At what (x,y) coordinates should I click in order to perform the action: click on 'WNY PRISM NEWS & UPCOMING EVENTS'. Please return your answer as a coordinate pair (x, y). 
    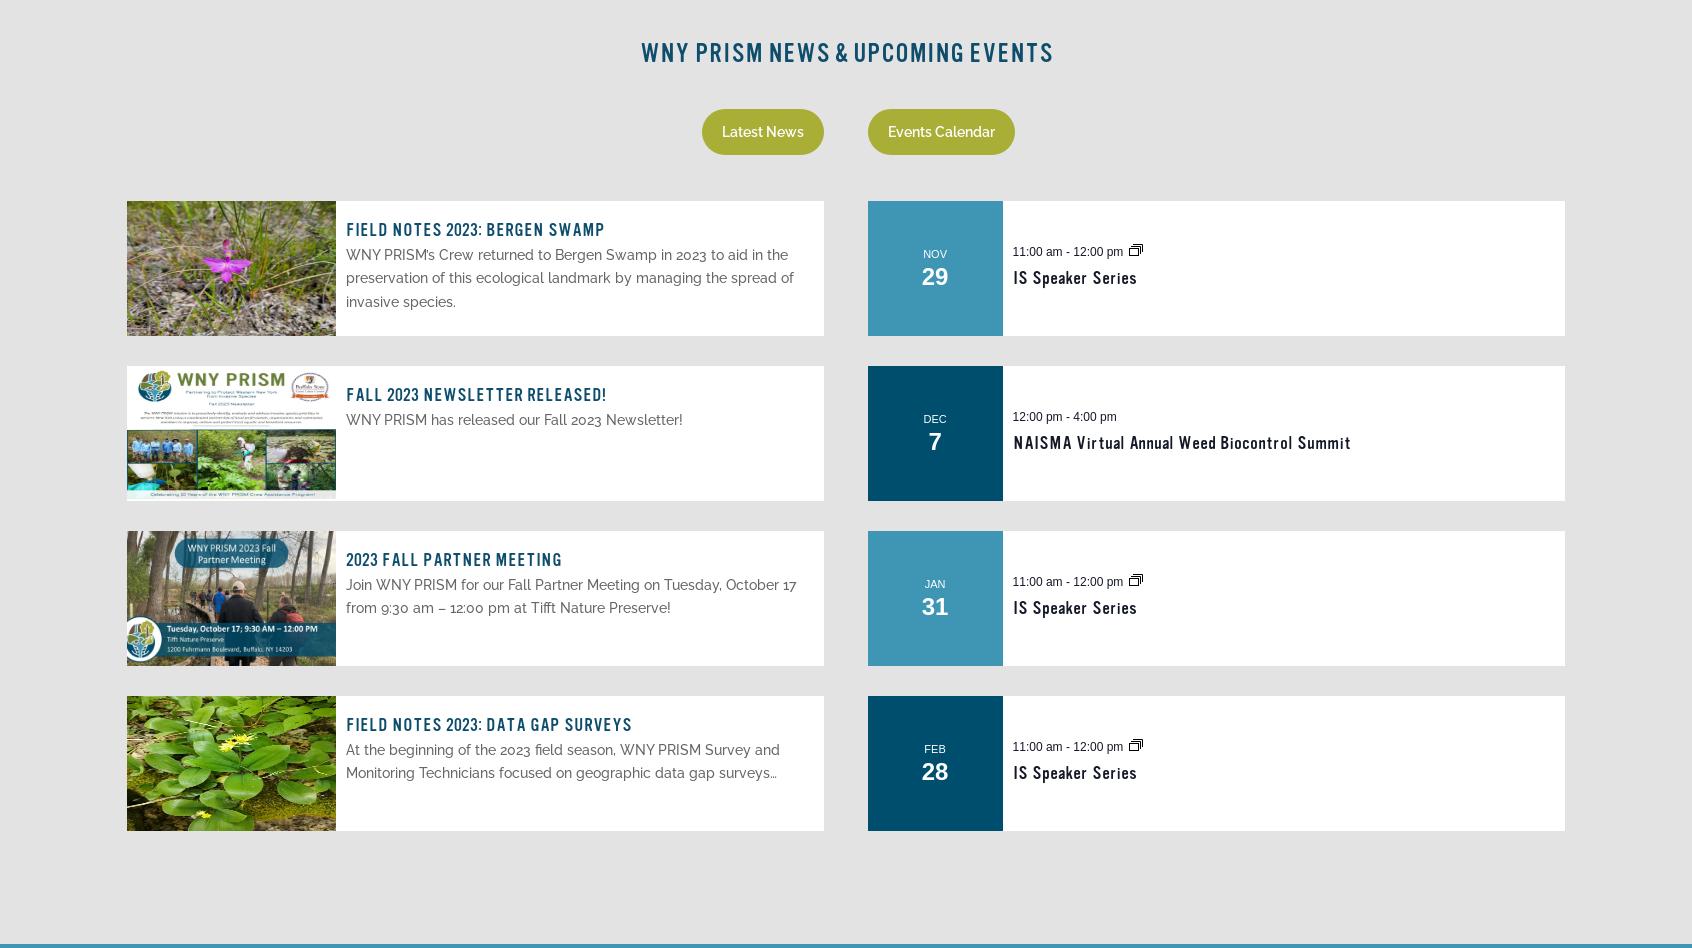
    Looking at the image, I should click on (639, 53).